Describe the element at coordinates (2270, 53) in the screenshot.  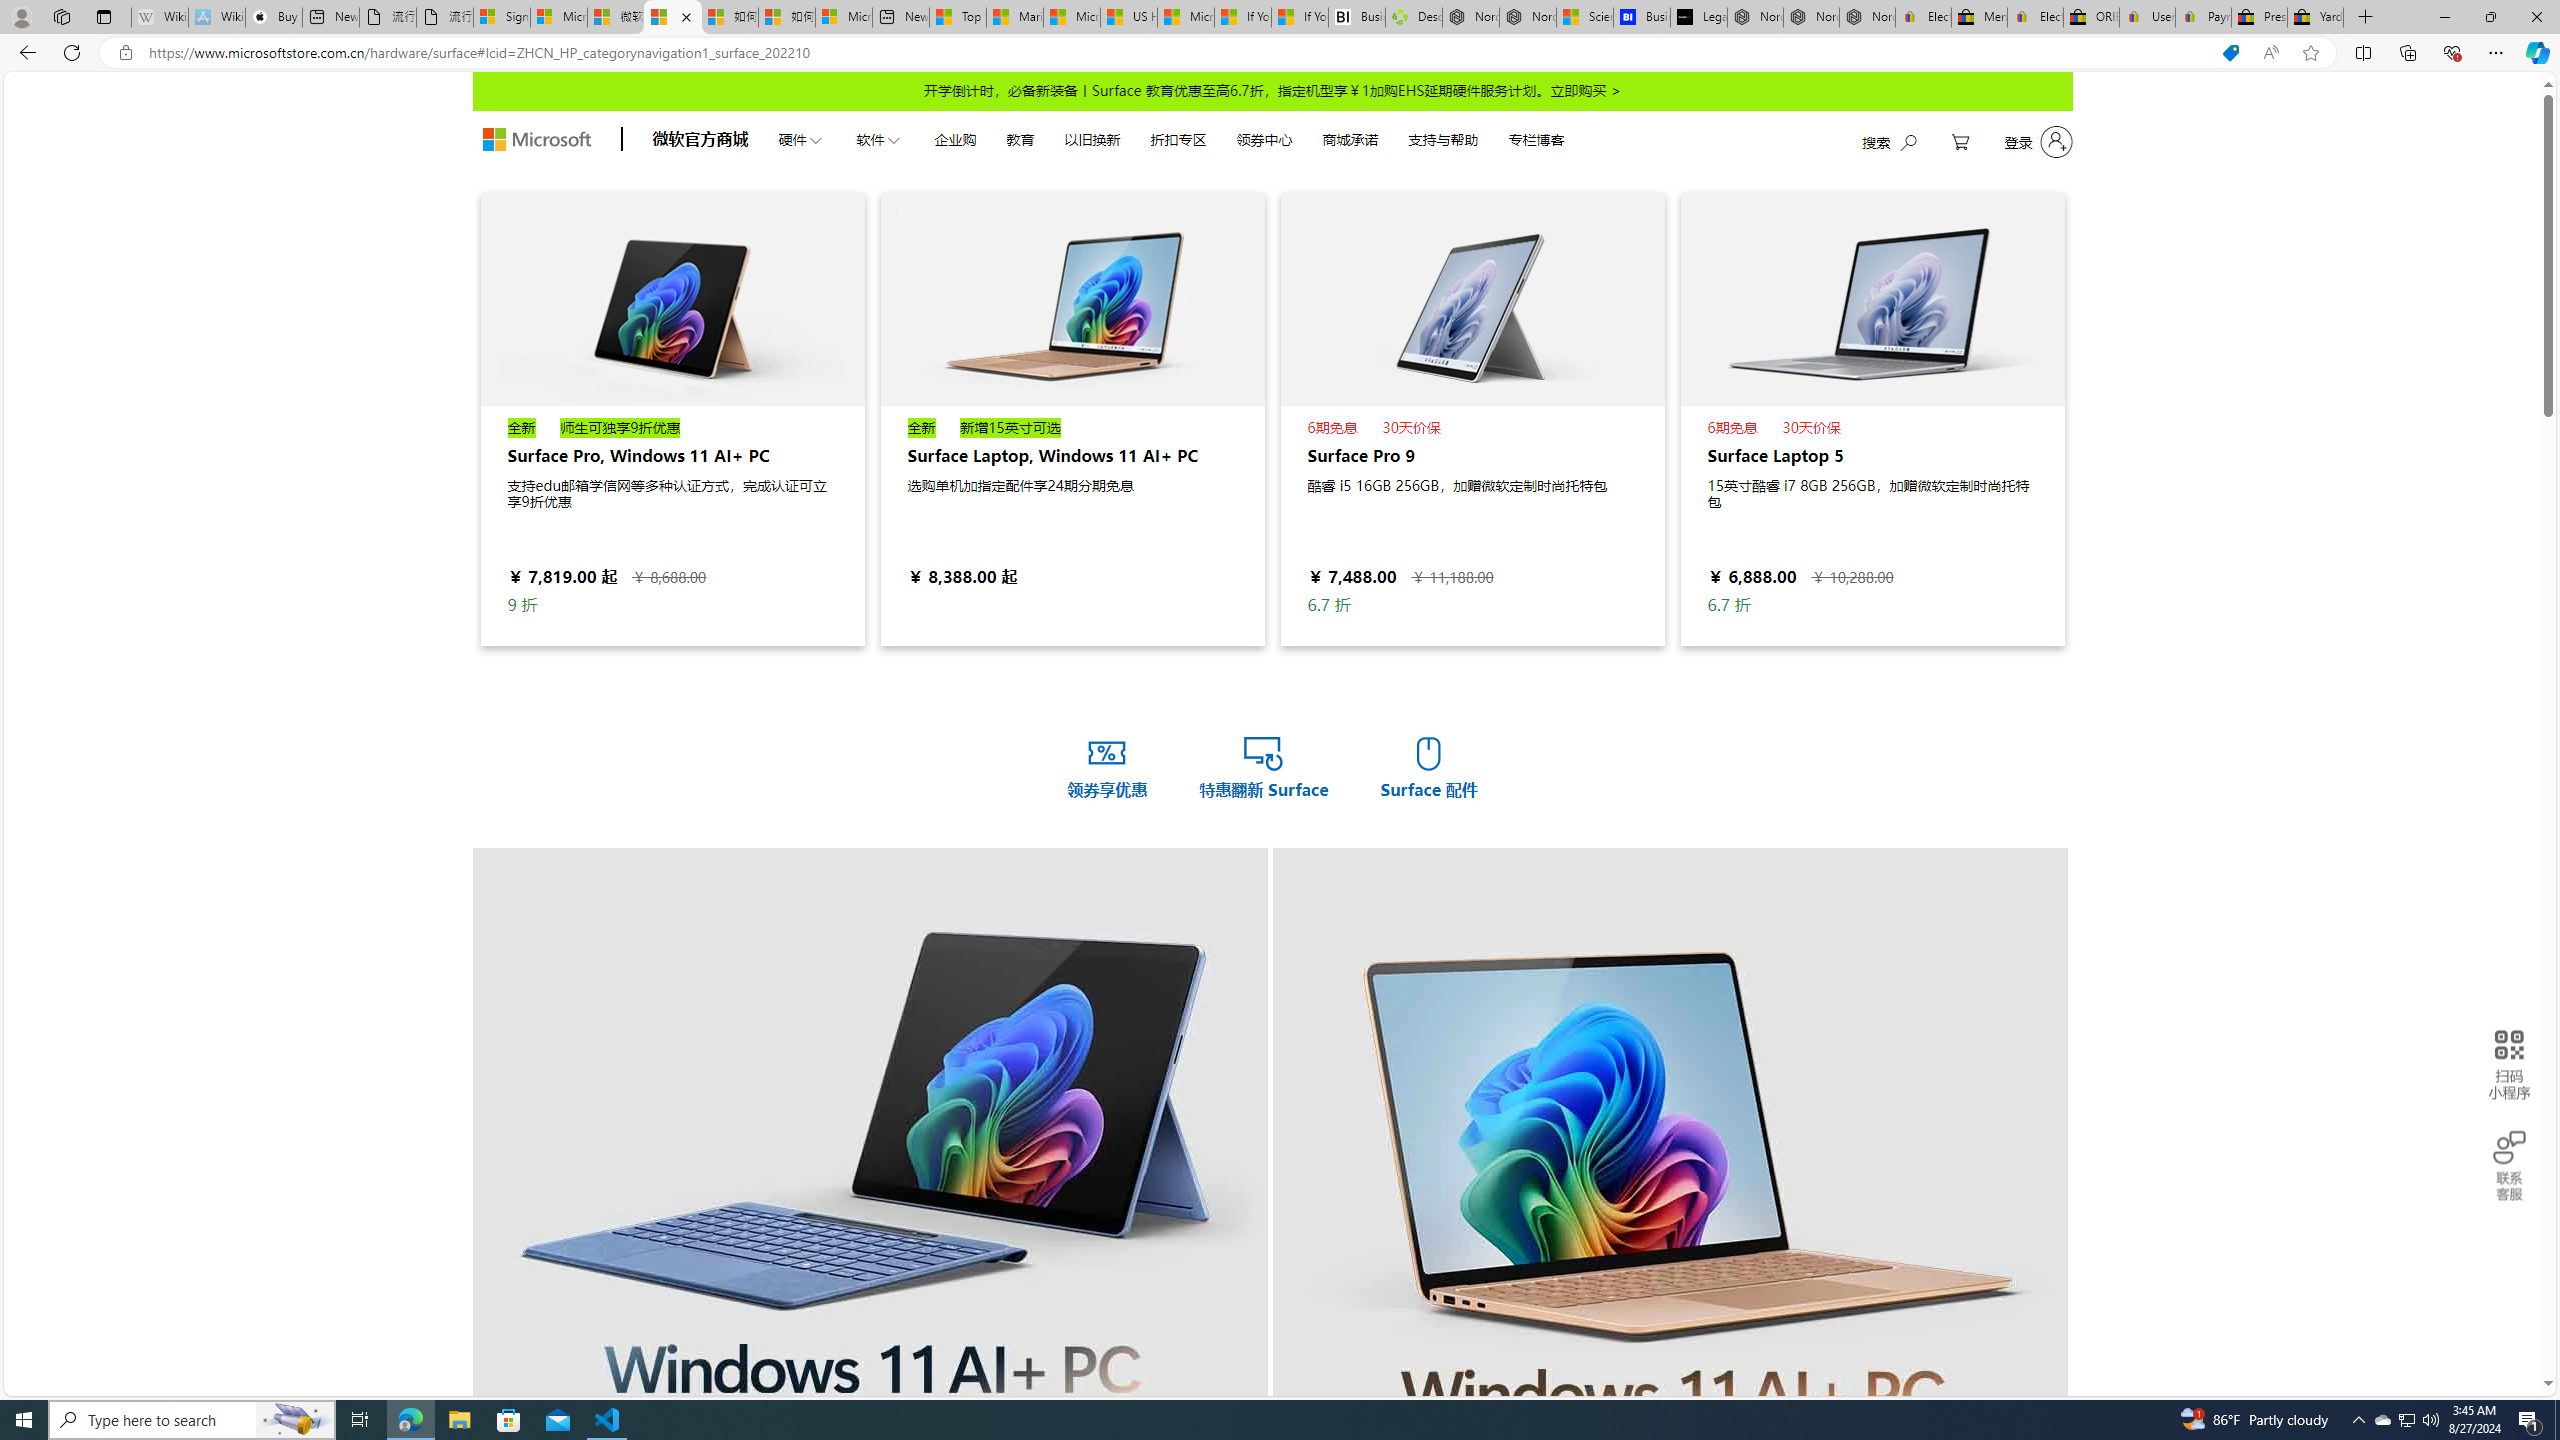
I see `'Read aloud this page (Ctrl+Shift+U)'` at that location.